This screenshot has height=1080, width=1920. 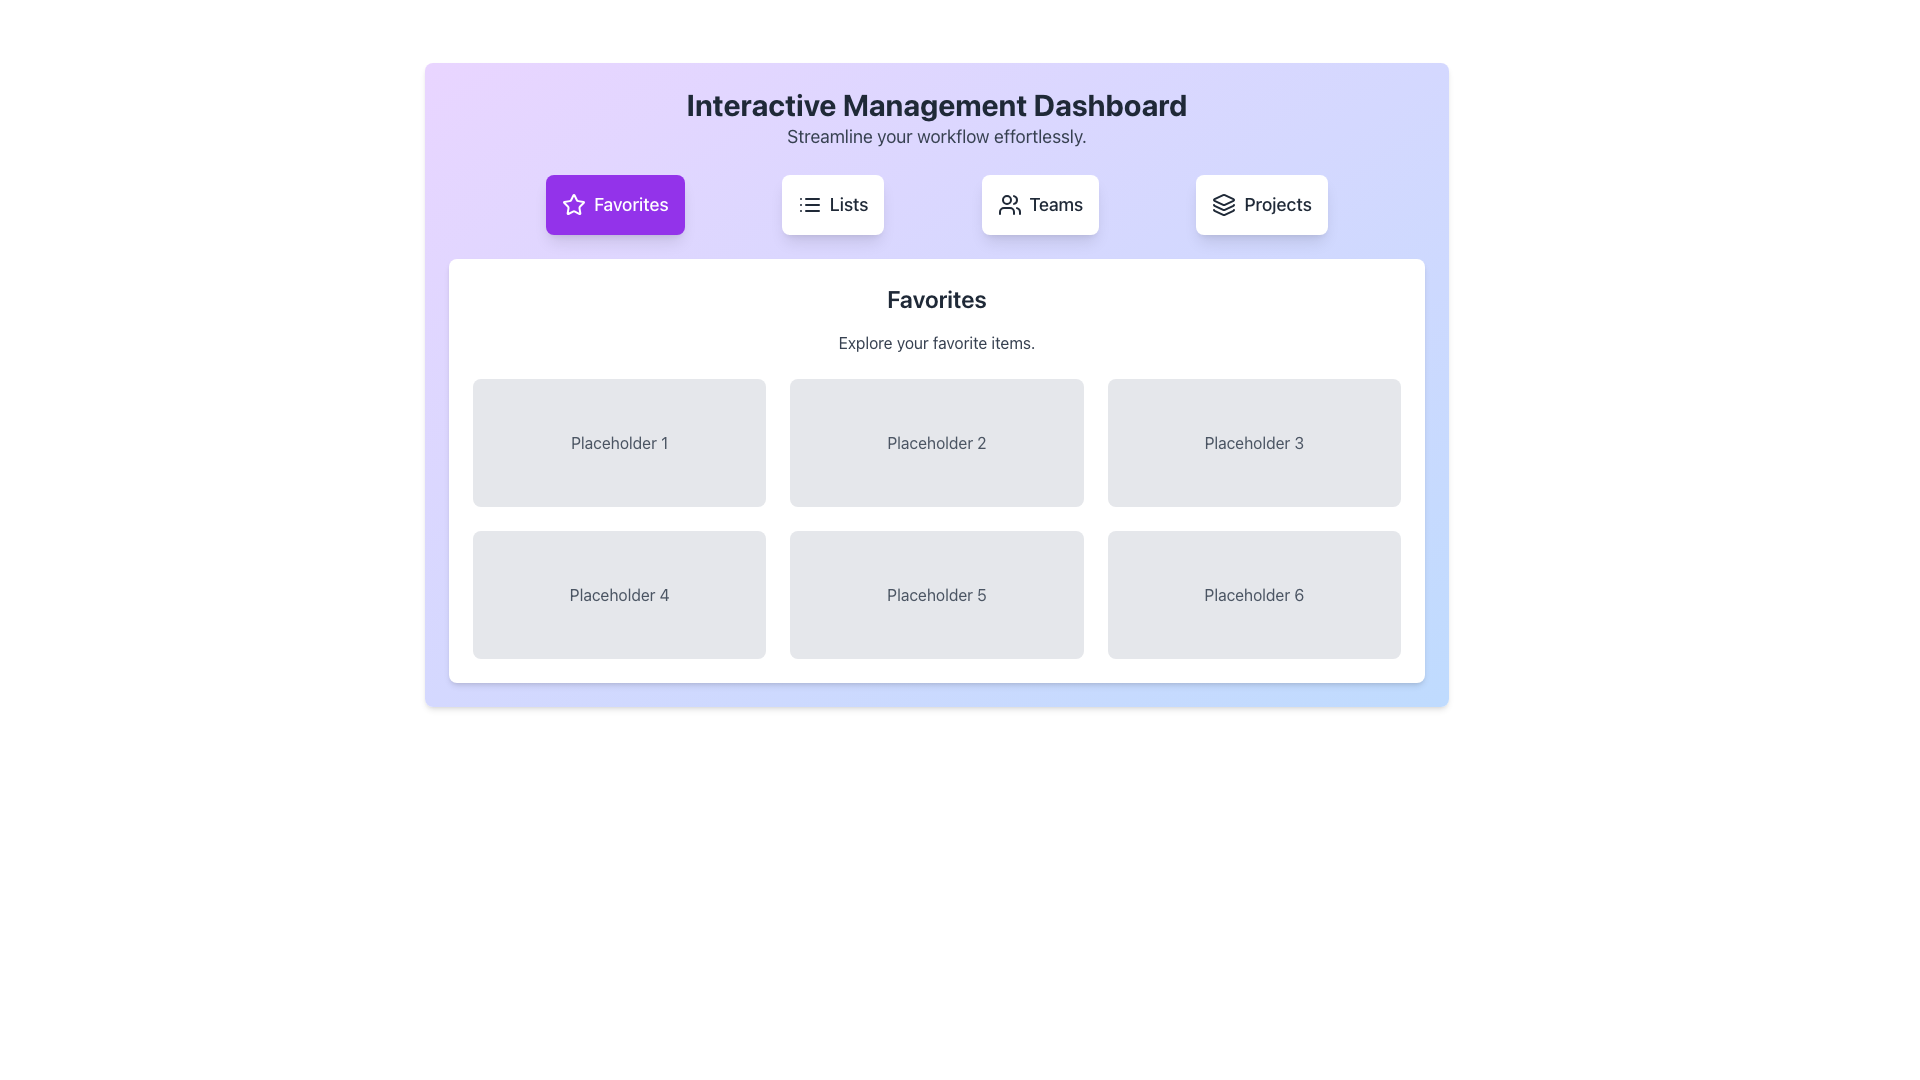 What do you see at coordinates (1261, 204) in the screenshot?
I see `the 'Projects' button, which is the fourth button in a horizontal list, displaying a stack icon and gray text on a white background` at bounding box center [1261, 204].